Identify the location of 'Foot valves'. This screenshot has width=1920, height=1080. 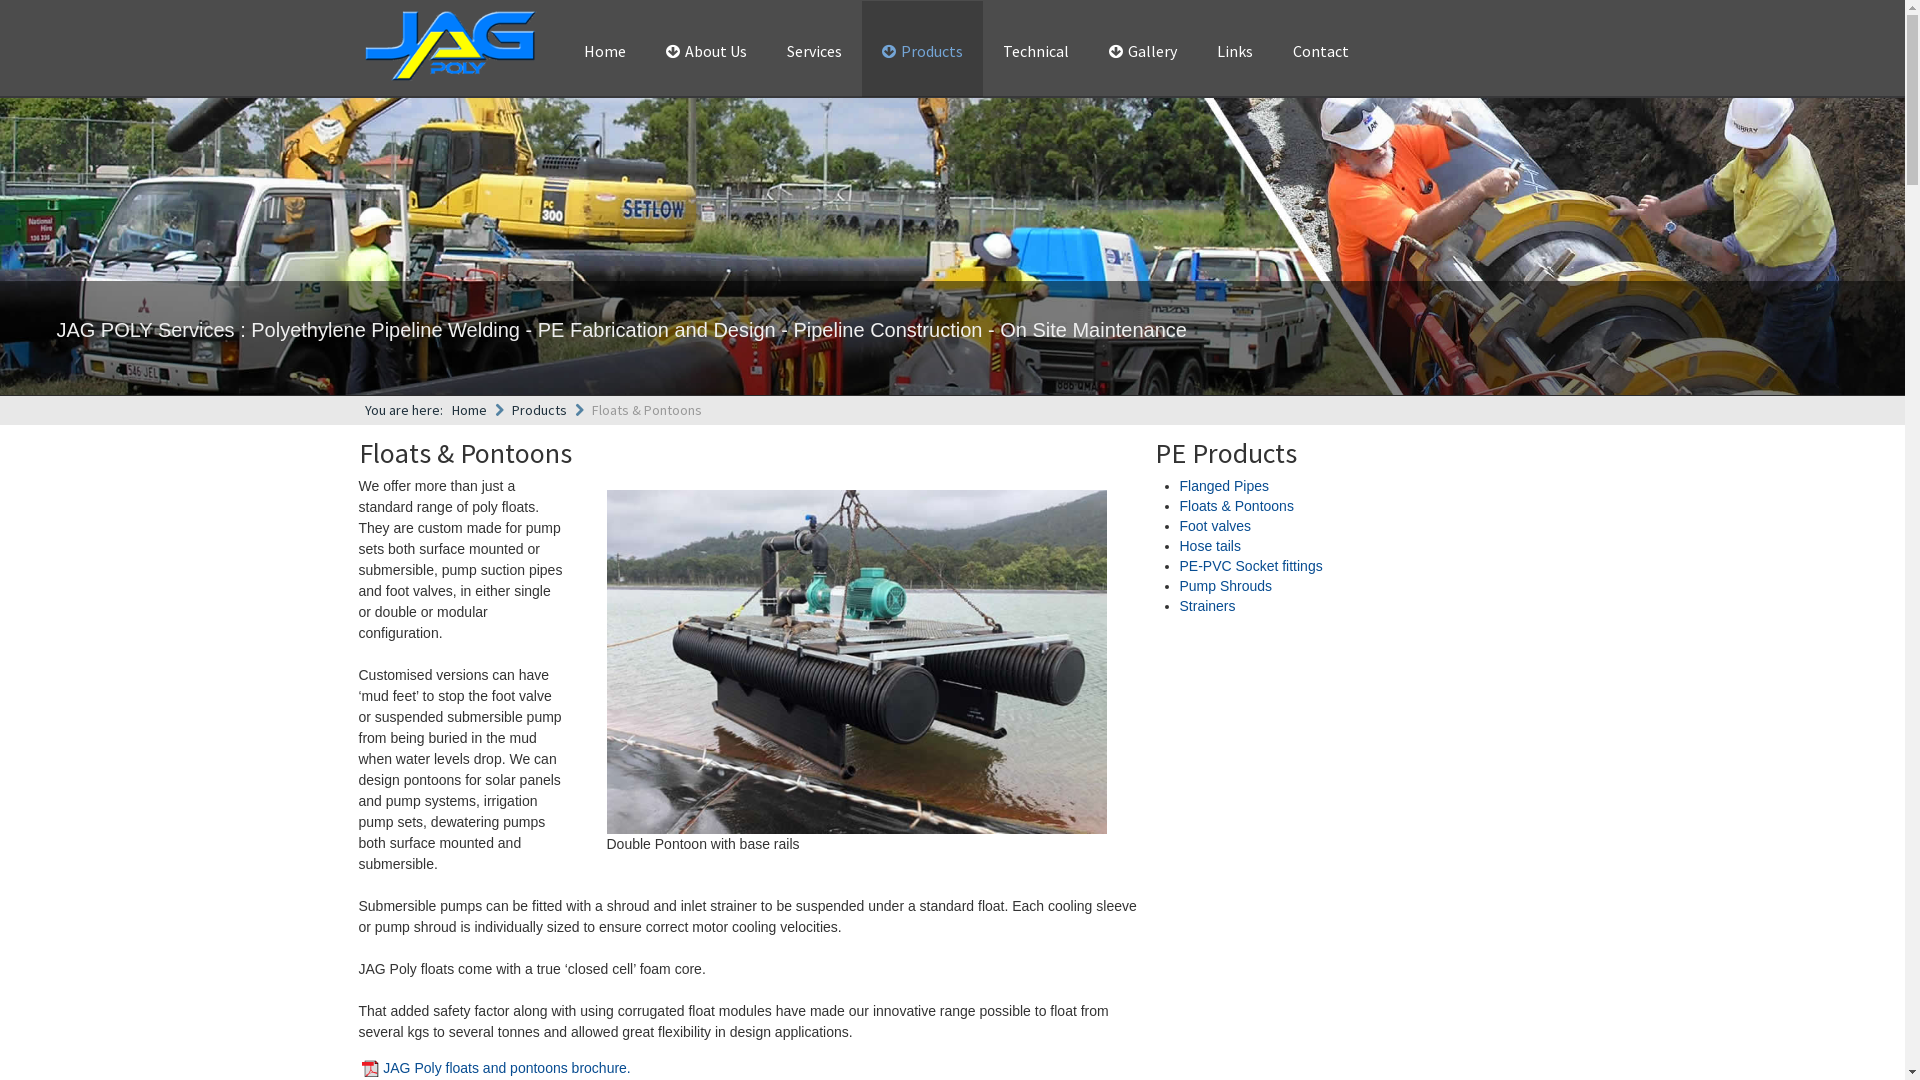
(1180, 524).